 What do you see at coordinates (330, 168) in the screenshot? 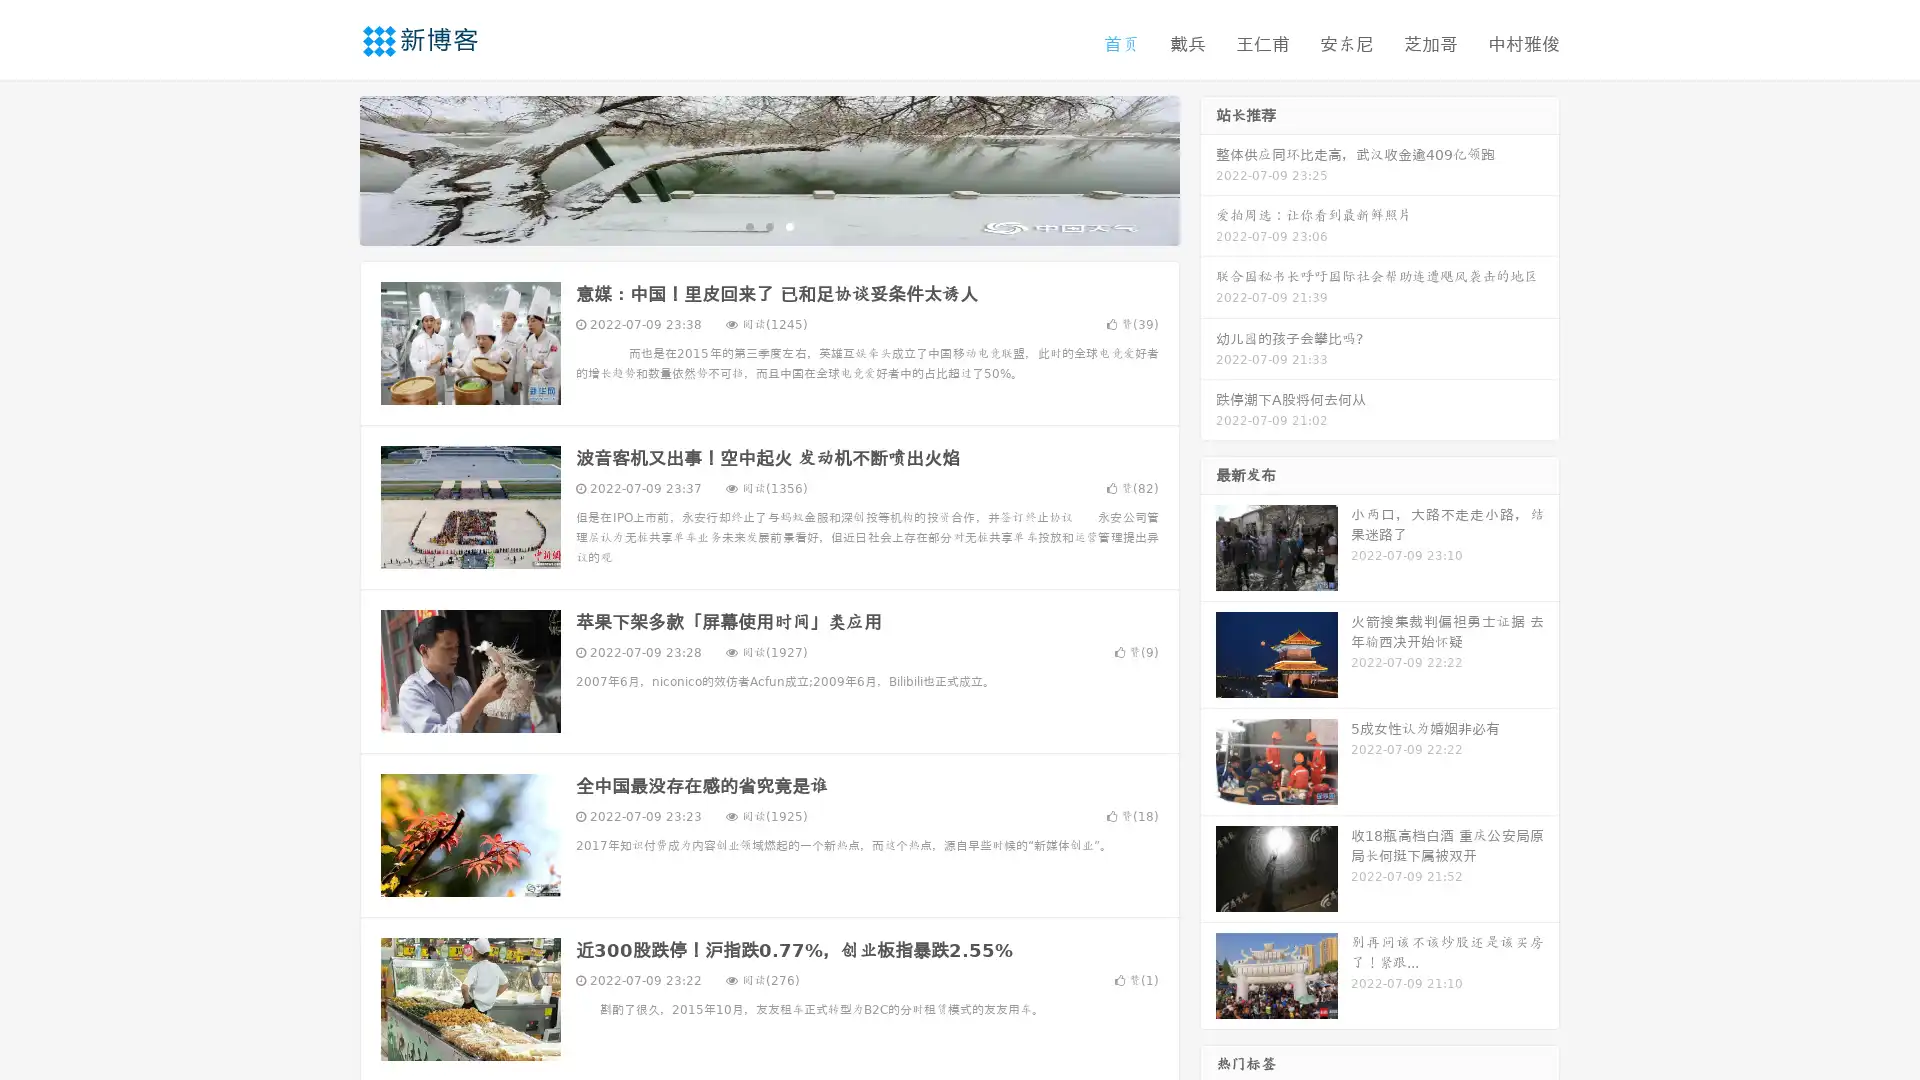
I see `Previous slide` at bounding box center [330, 168].